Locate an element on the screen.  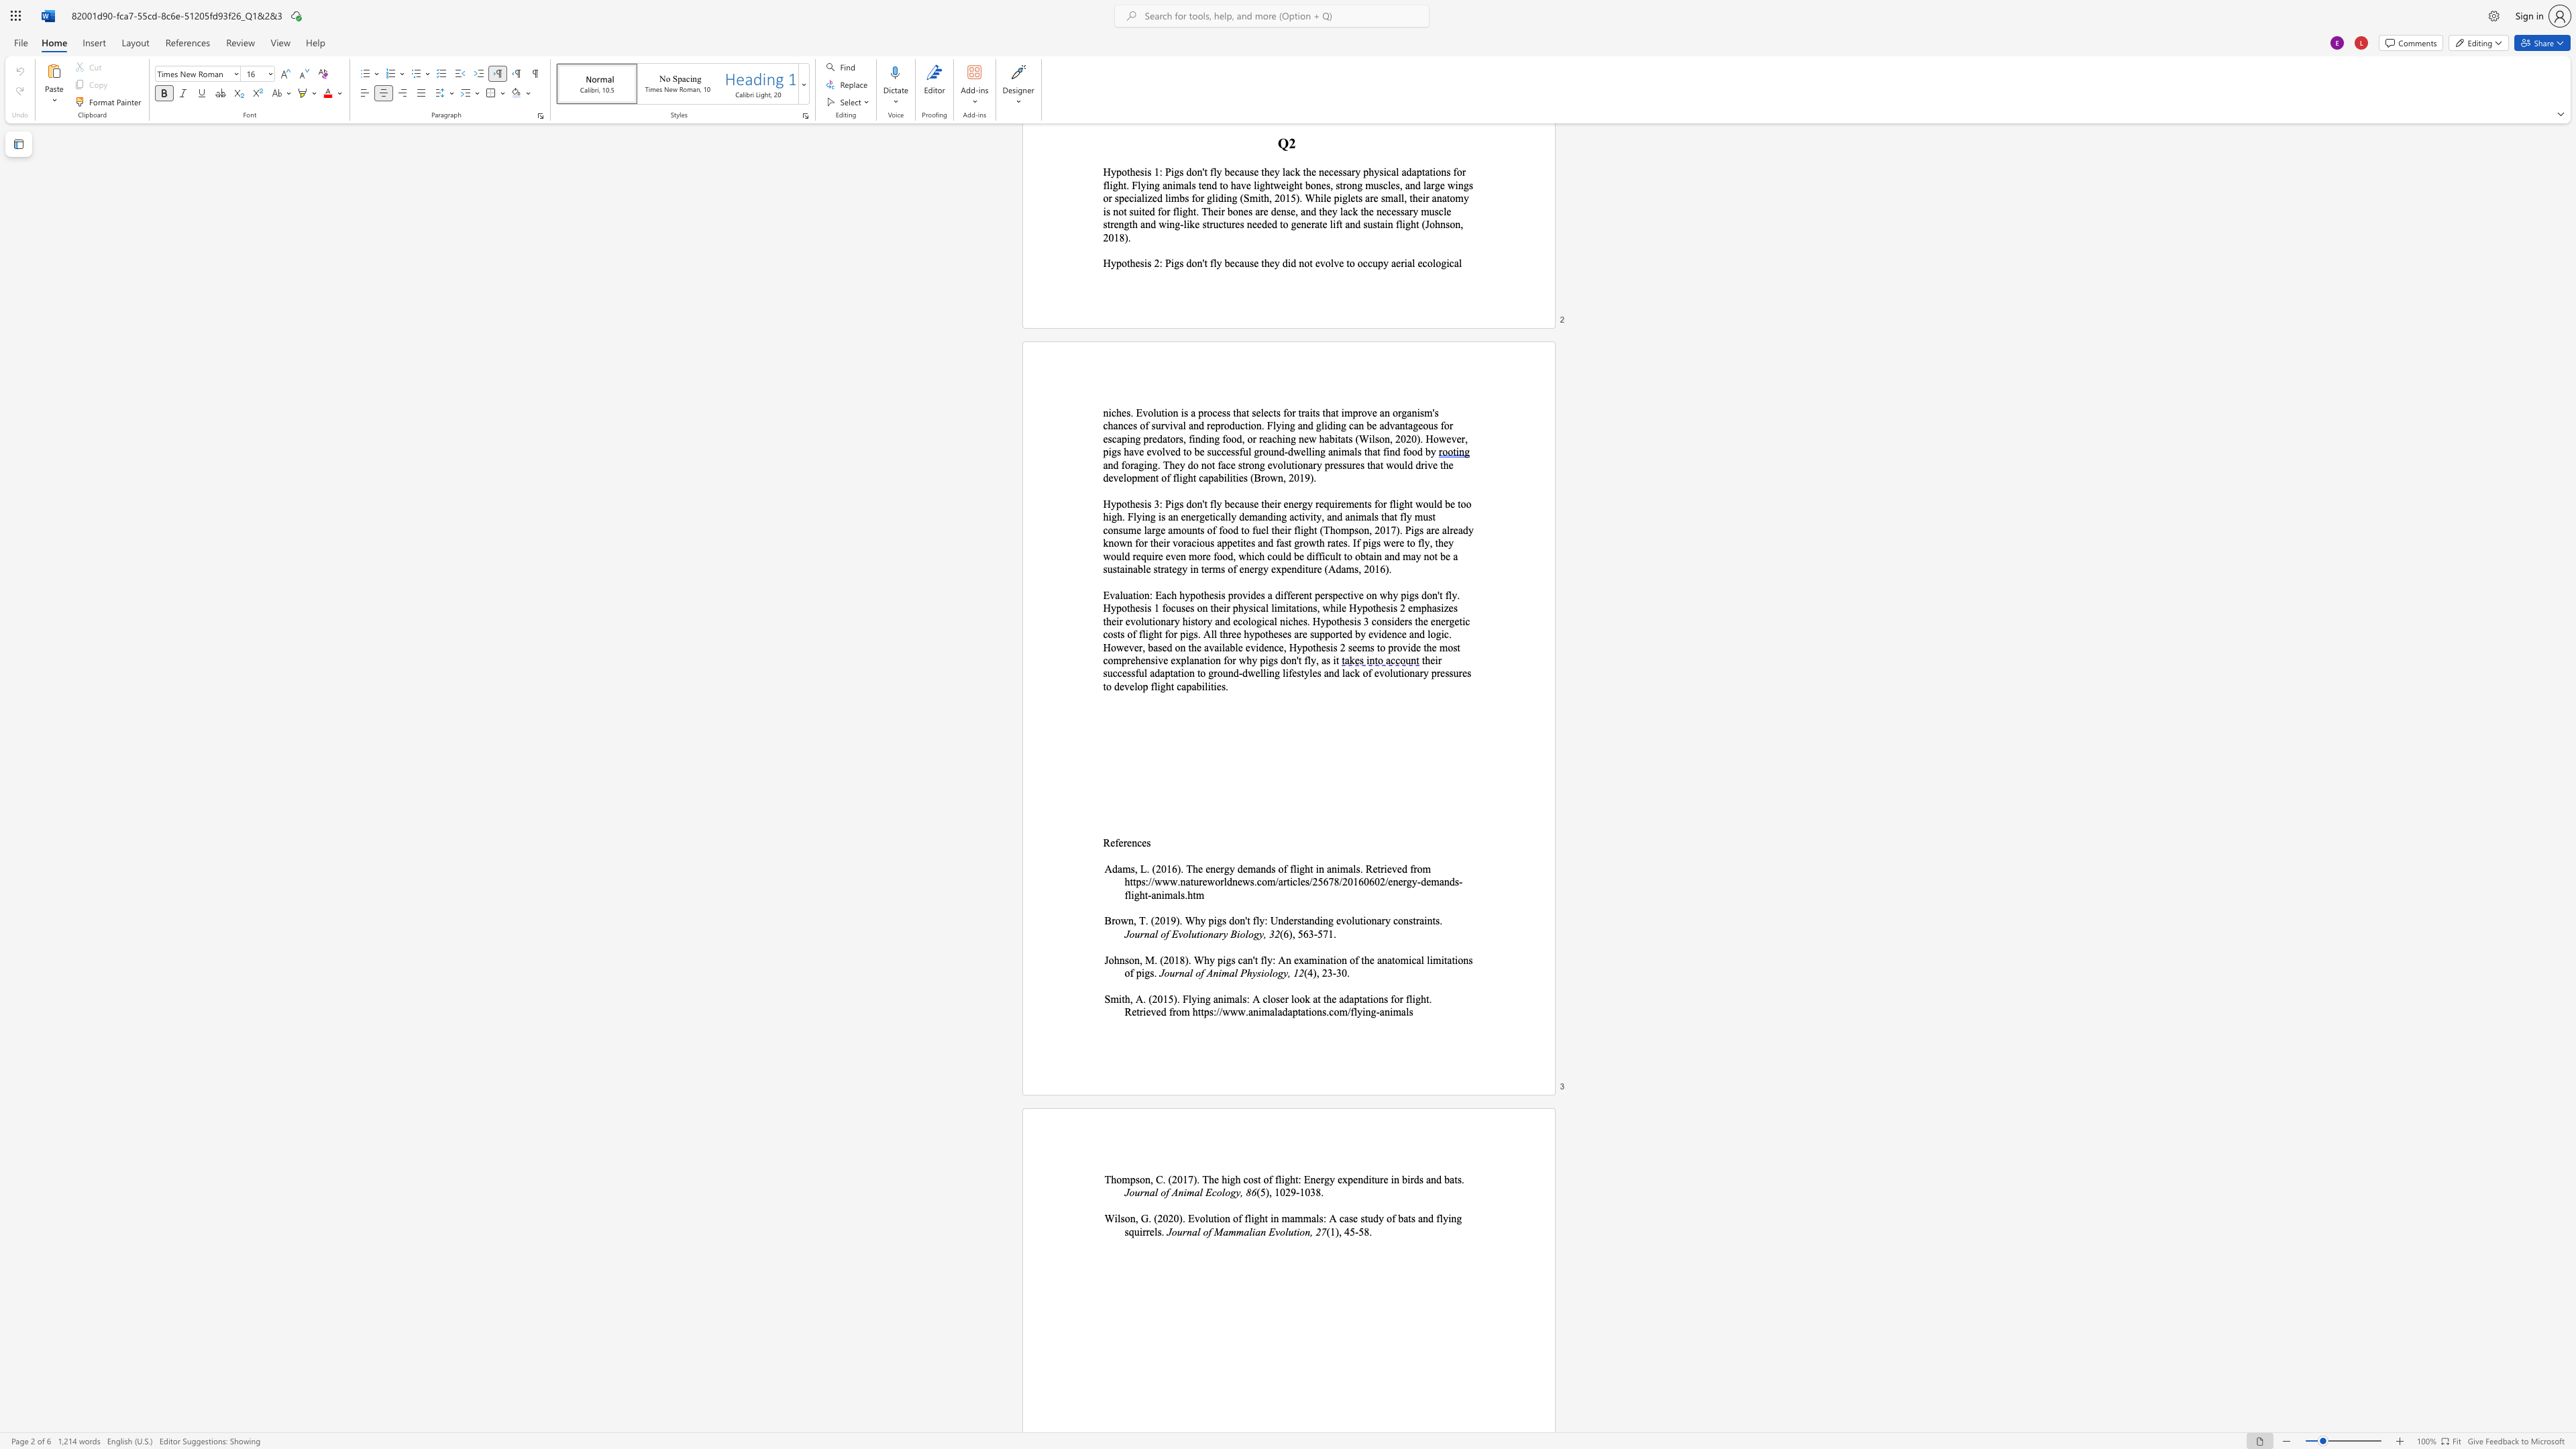
the subset text "ptations for flight." within the text "Smith, A. (2015). Flying animals: A closer look at the adaptations for flight. Retrieved f" is located at coordinates (1353, 998).